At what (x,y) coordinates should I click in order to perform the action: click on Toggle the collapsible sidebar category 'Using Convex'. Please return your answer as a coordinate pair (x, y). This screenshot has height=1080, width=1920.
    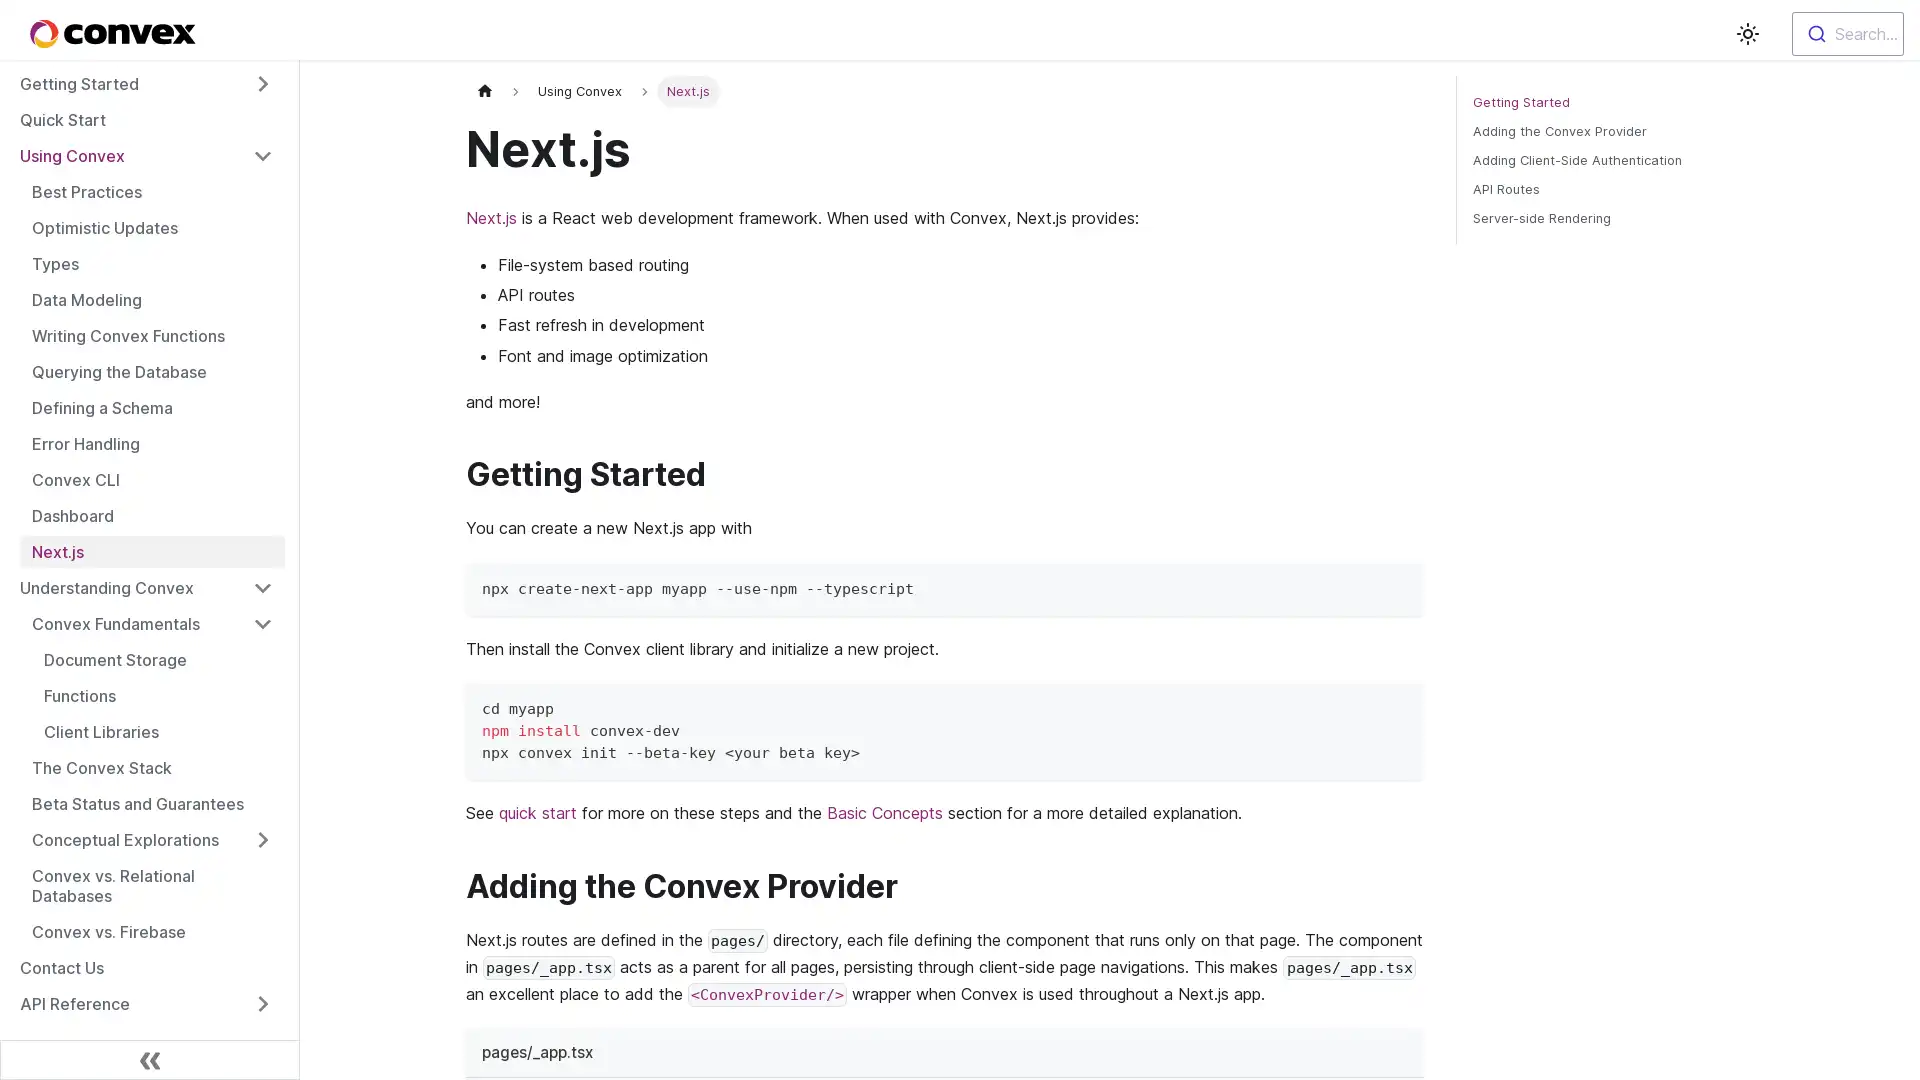
    Looking at the image, I should click on (262, 154).